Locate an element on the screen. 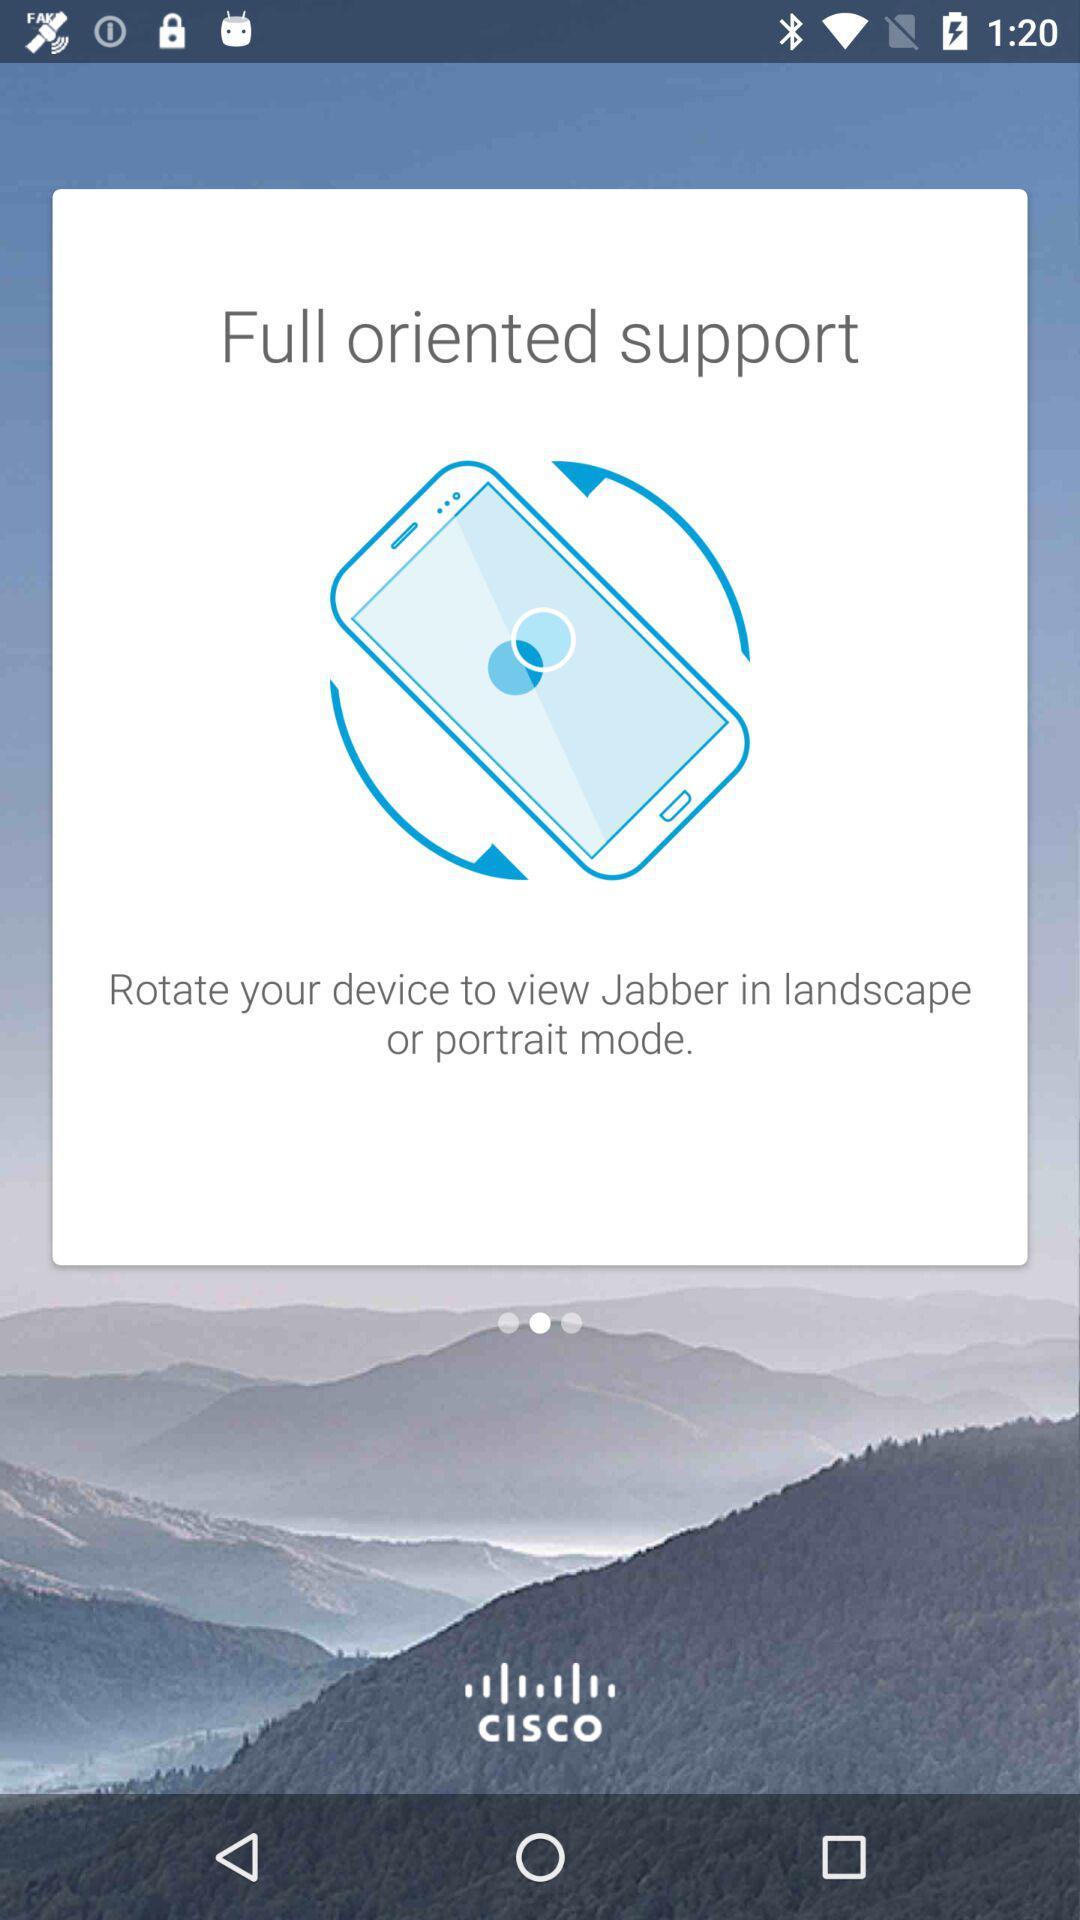  previous step is located at coordinates (507, 1323).